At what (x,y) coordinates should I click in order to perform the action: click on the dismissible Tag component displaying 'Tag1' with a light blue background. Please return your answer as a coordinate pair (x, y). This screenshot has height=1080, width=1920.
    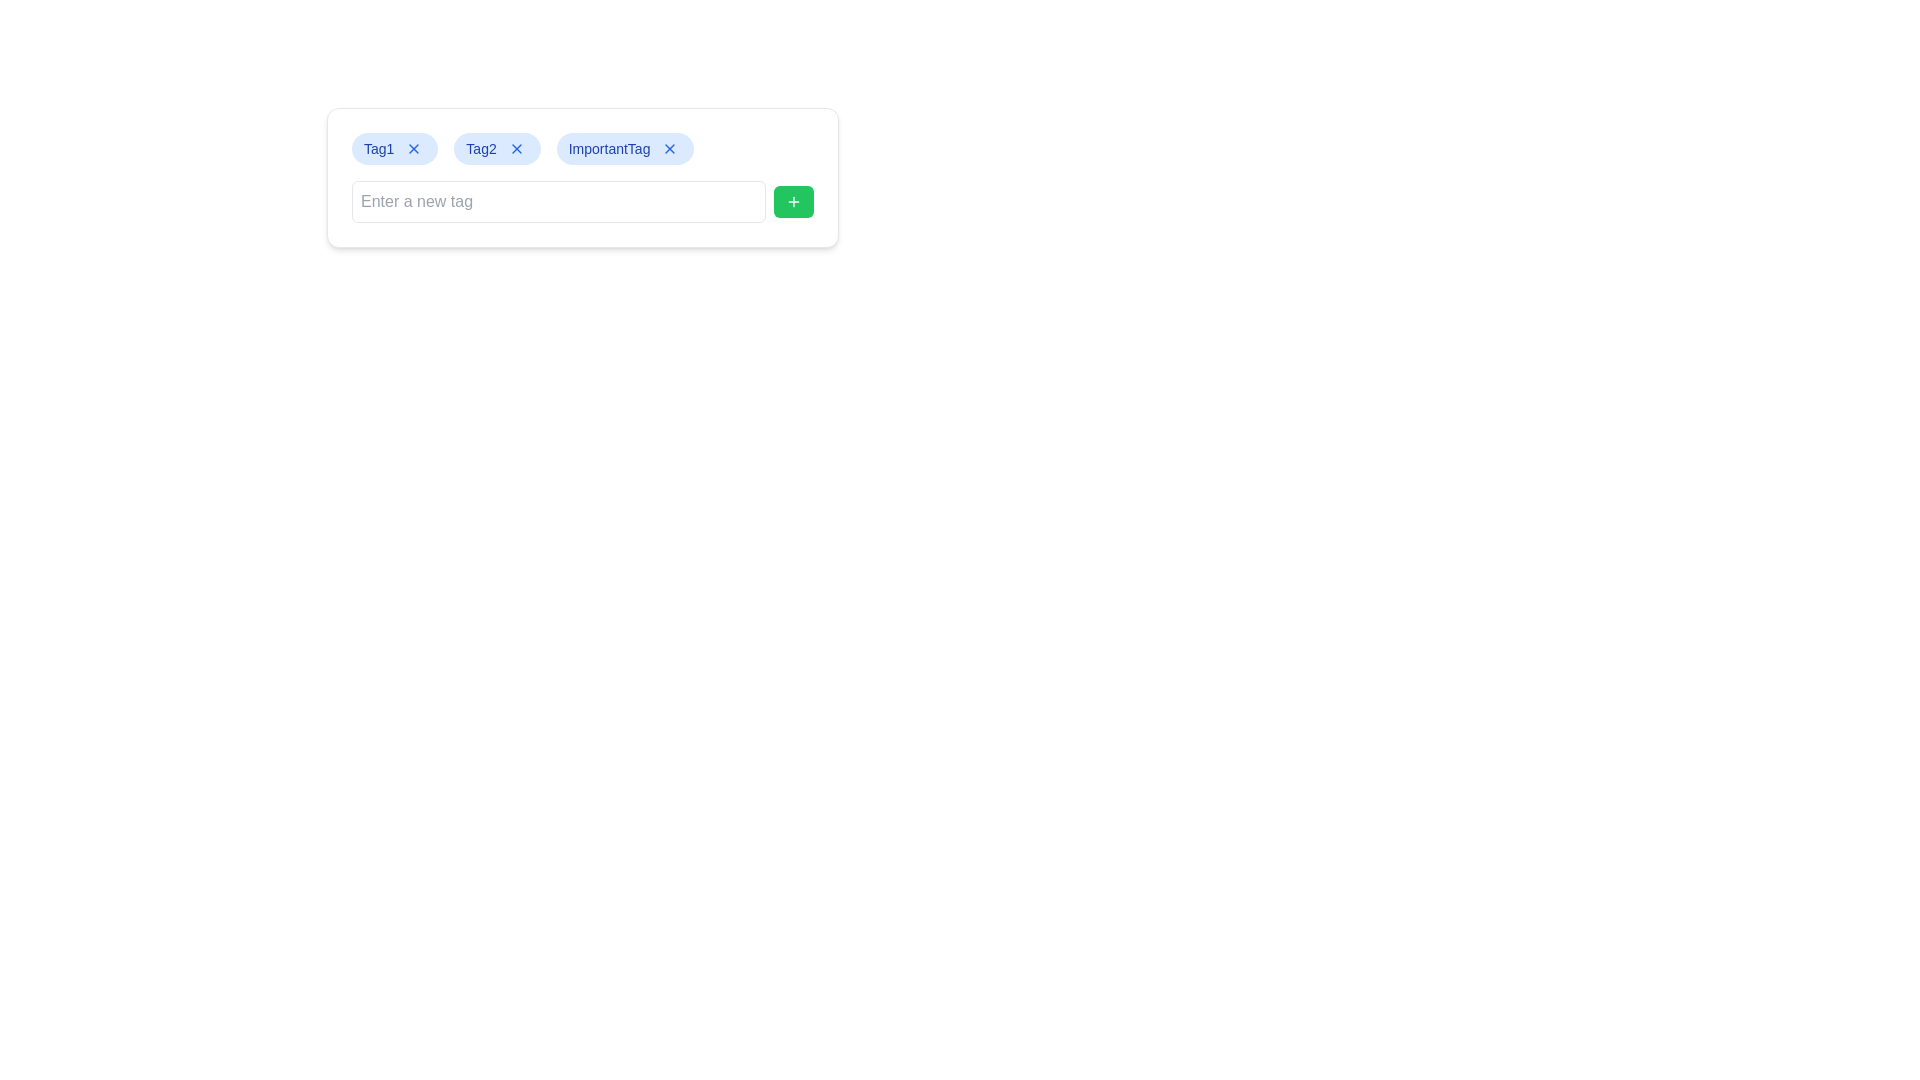
    Looking at the image, I should click on (395, 148).